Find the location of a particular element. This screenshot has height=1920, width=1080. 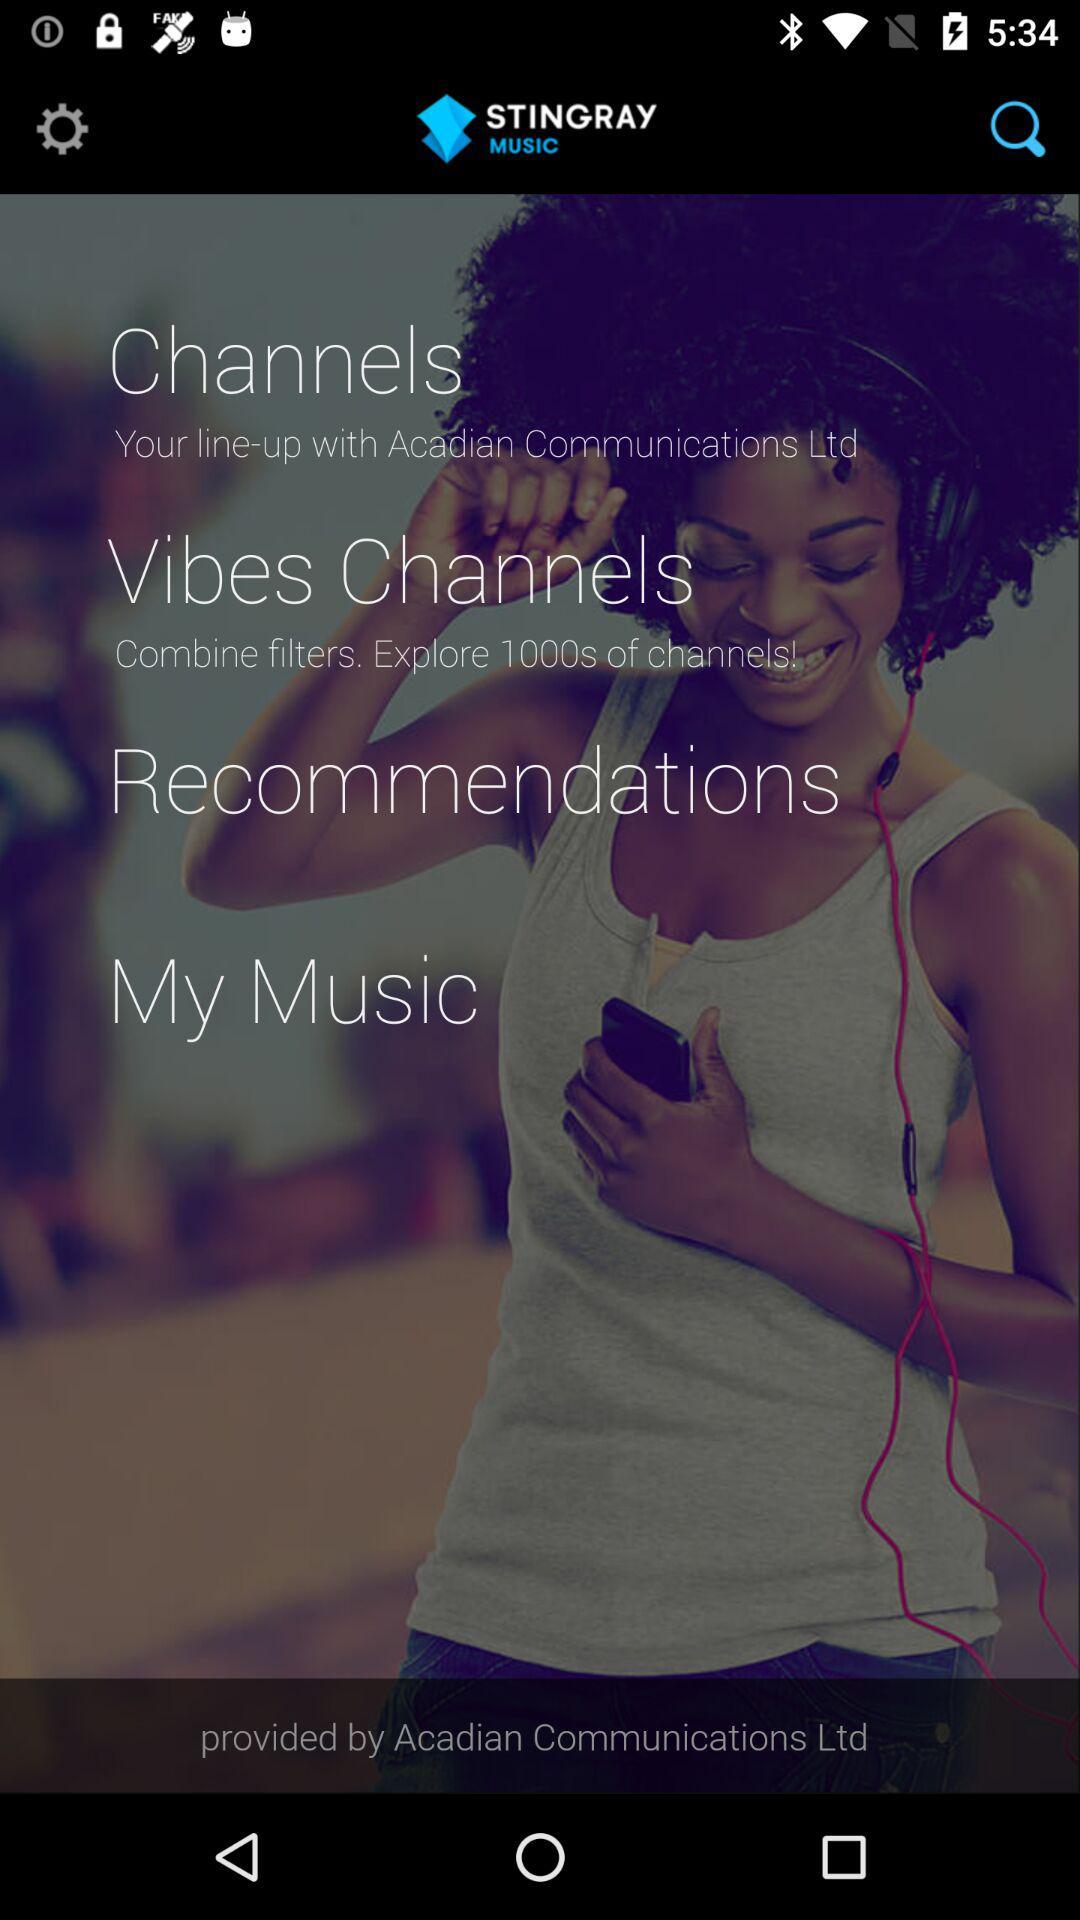

the search icon is located at coordinates (1017, 127).